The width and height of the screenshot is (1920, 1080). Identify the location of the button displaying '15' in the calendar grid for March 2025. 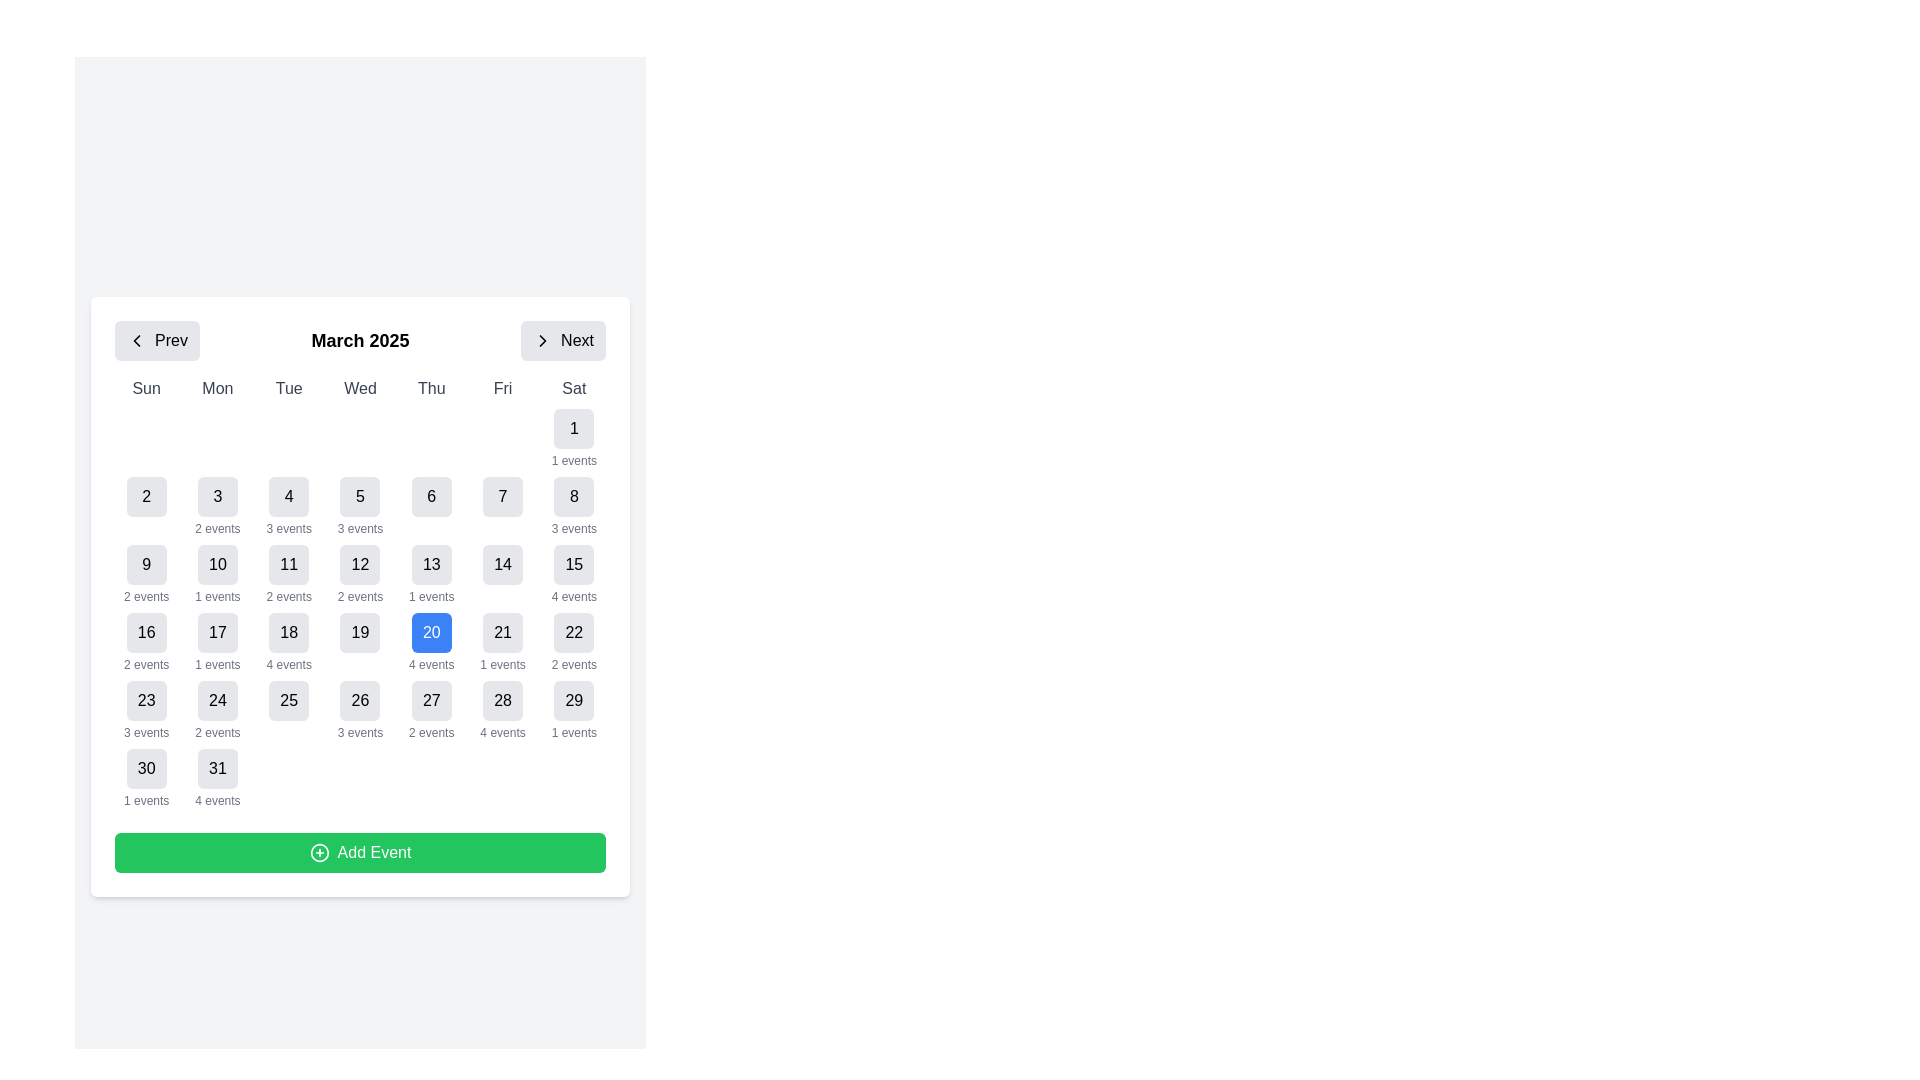
(573, 564).